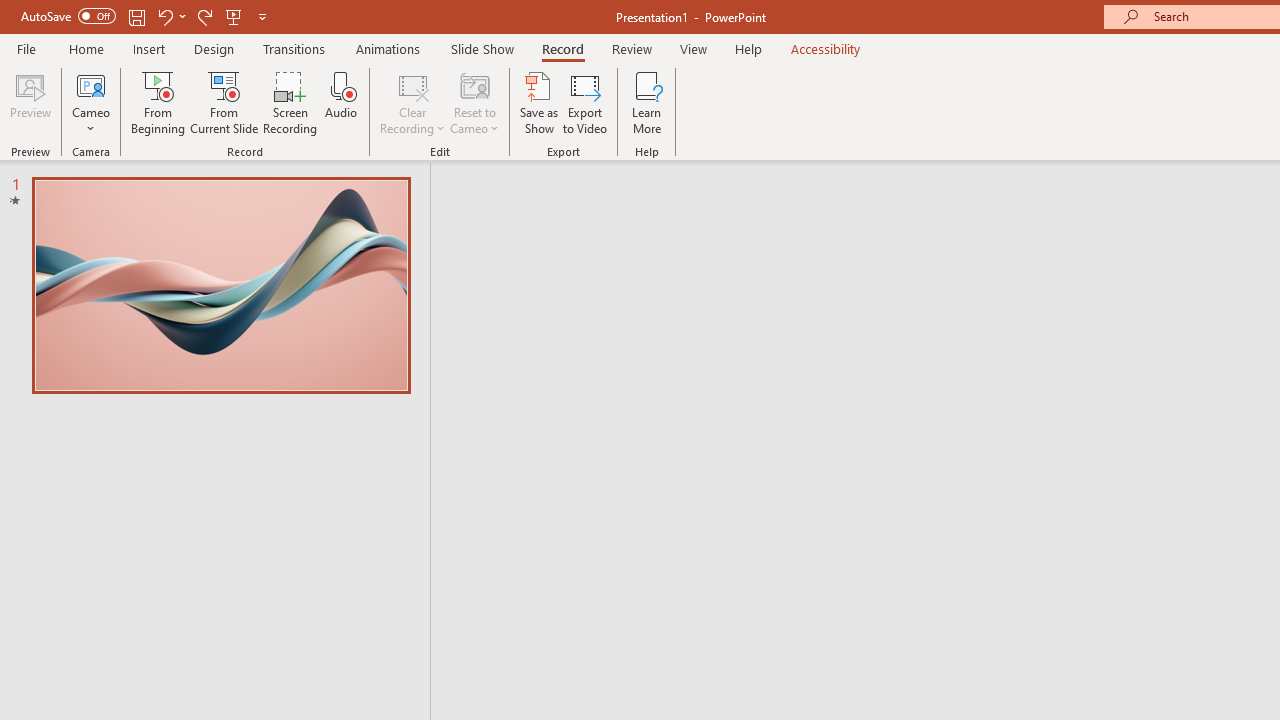 This screenshot has height=720, width=1280. What do you see at coordinates (30, 103) in the screenshot?
I see `'Preview'` at bounding box center [30, 103].